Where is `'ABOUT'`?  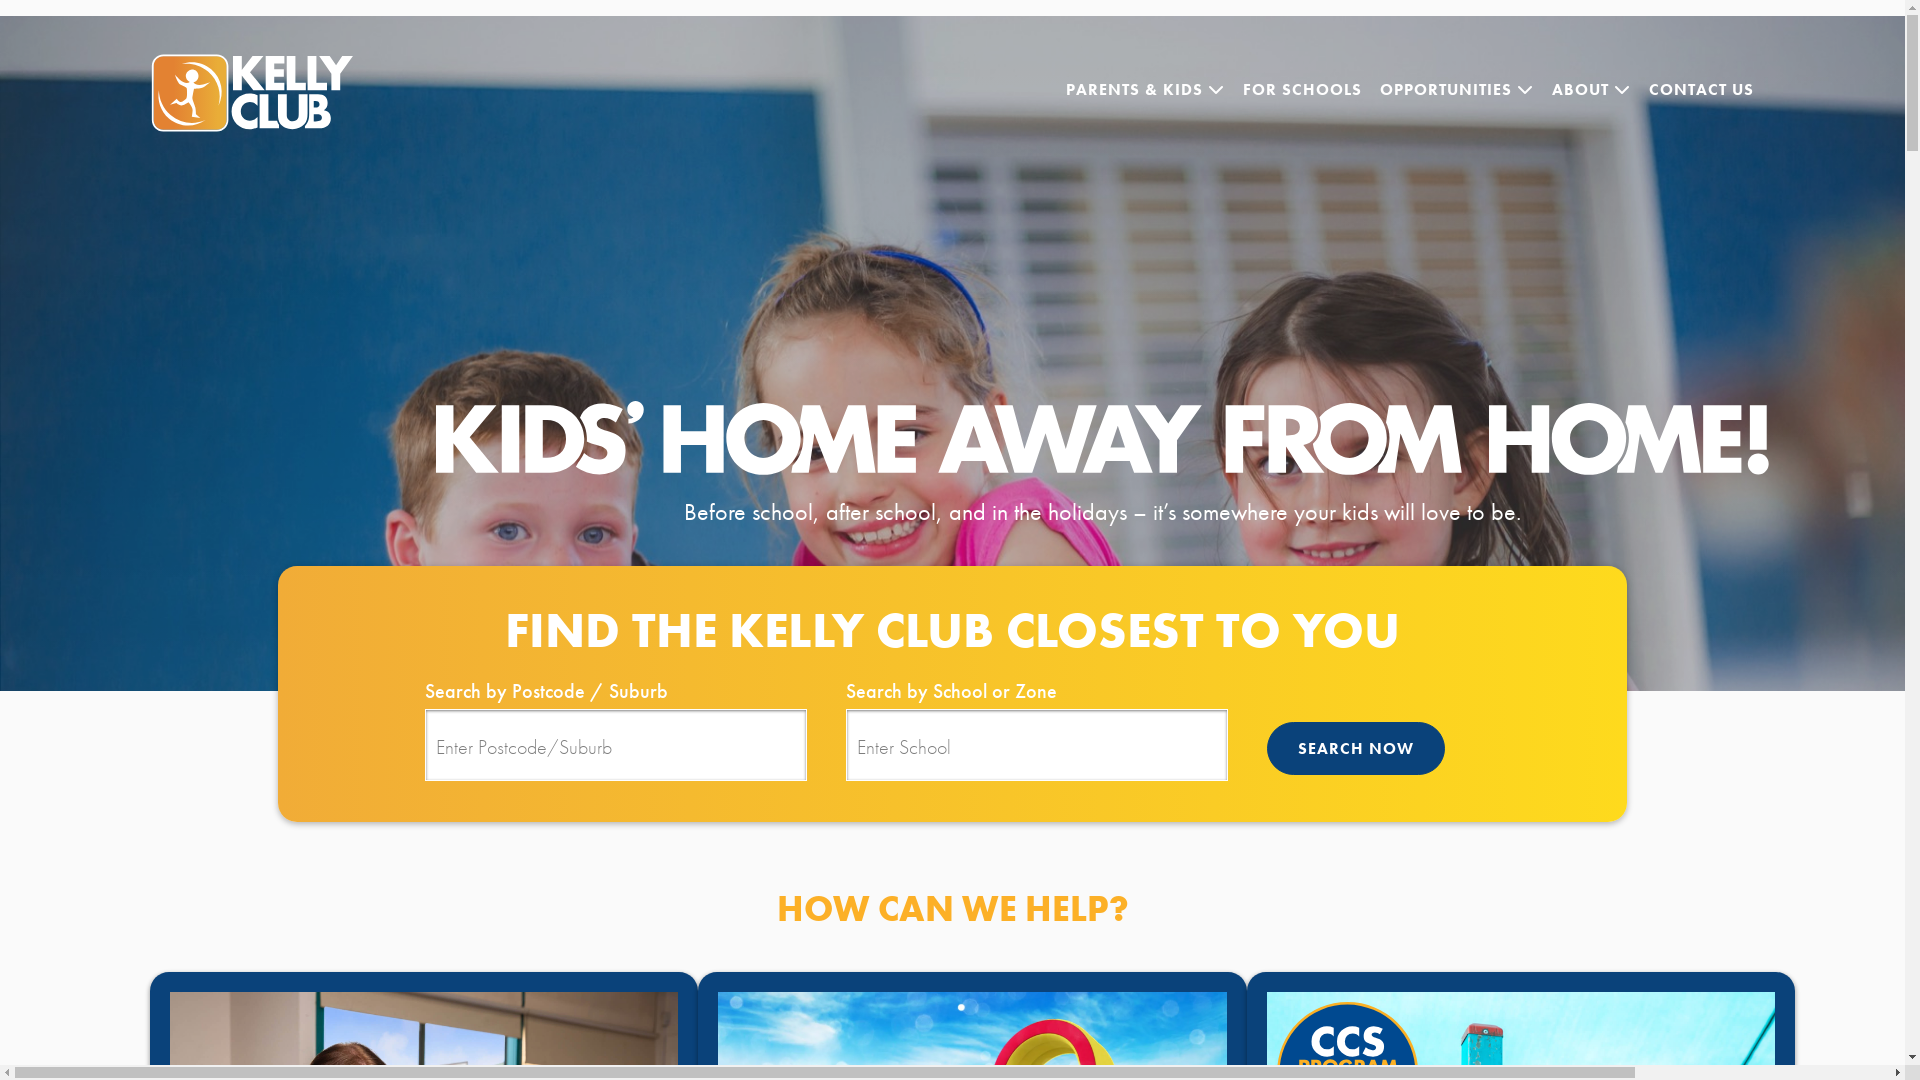 'ABOUT' is located at coordinates (1590, 88).